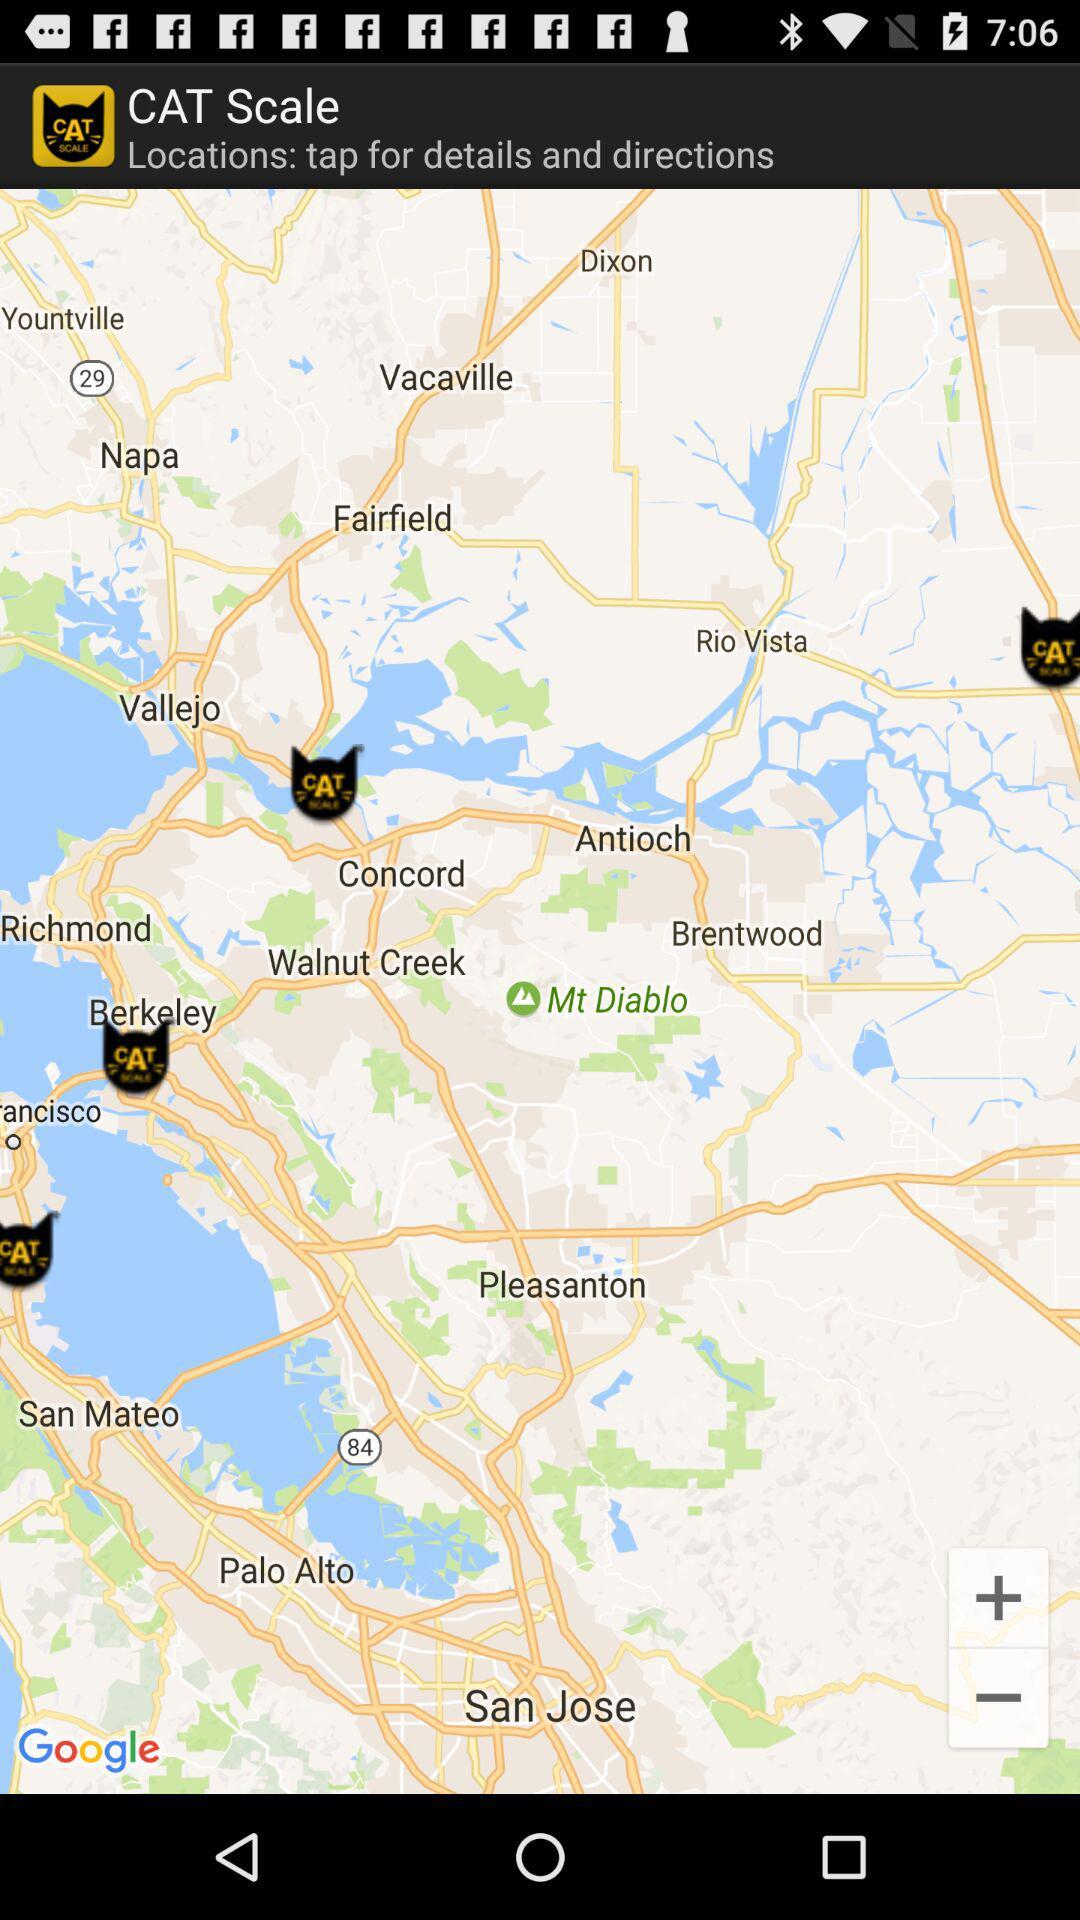  What do you see at coordinates (540, 991) in the screenshot?
I see `the app below the locations tap for icon` at bounding box center [540, 991].